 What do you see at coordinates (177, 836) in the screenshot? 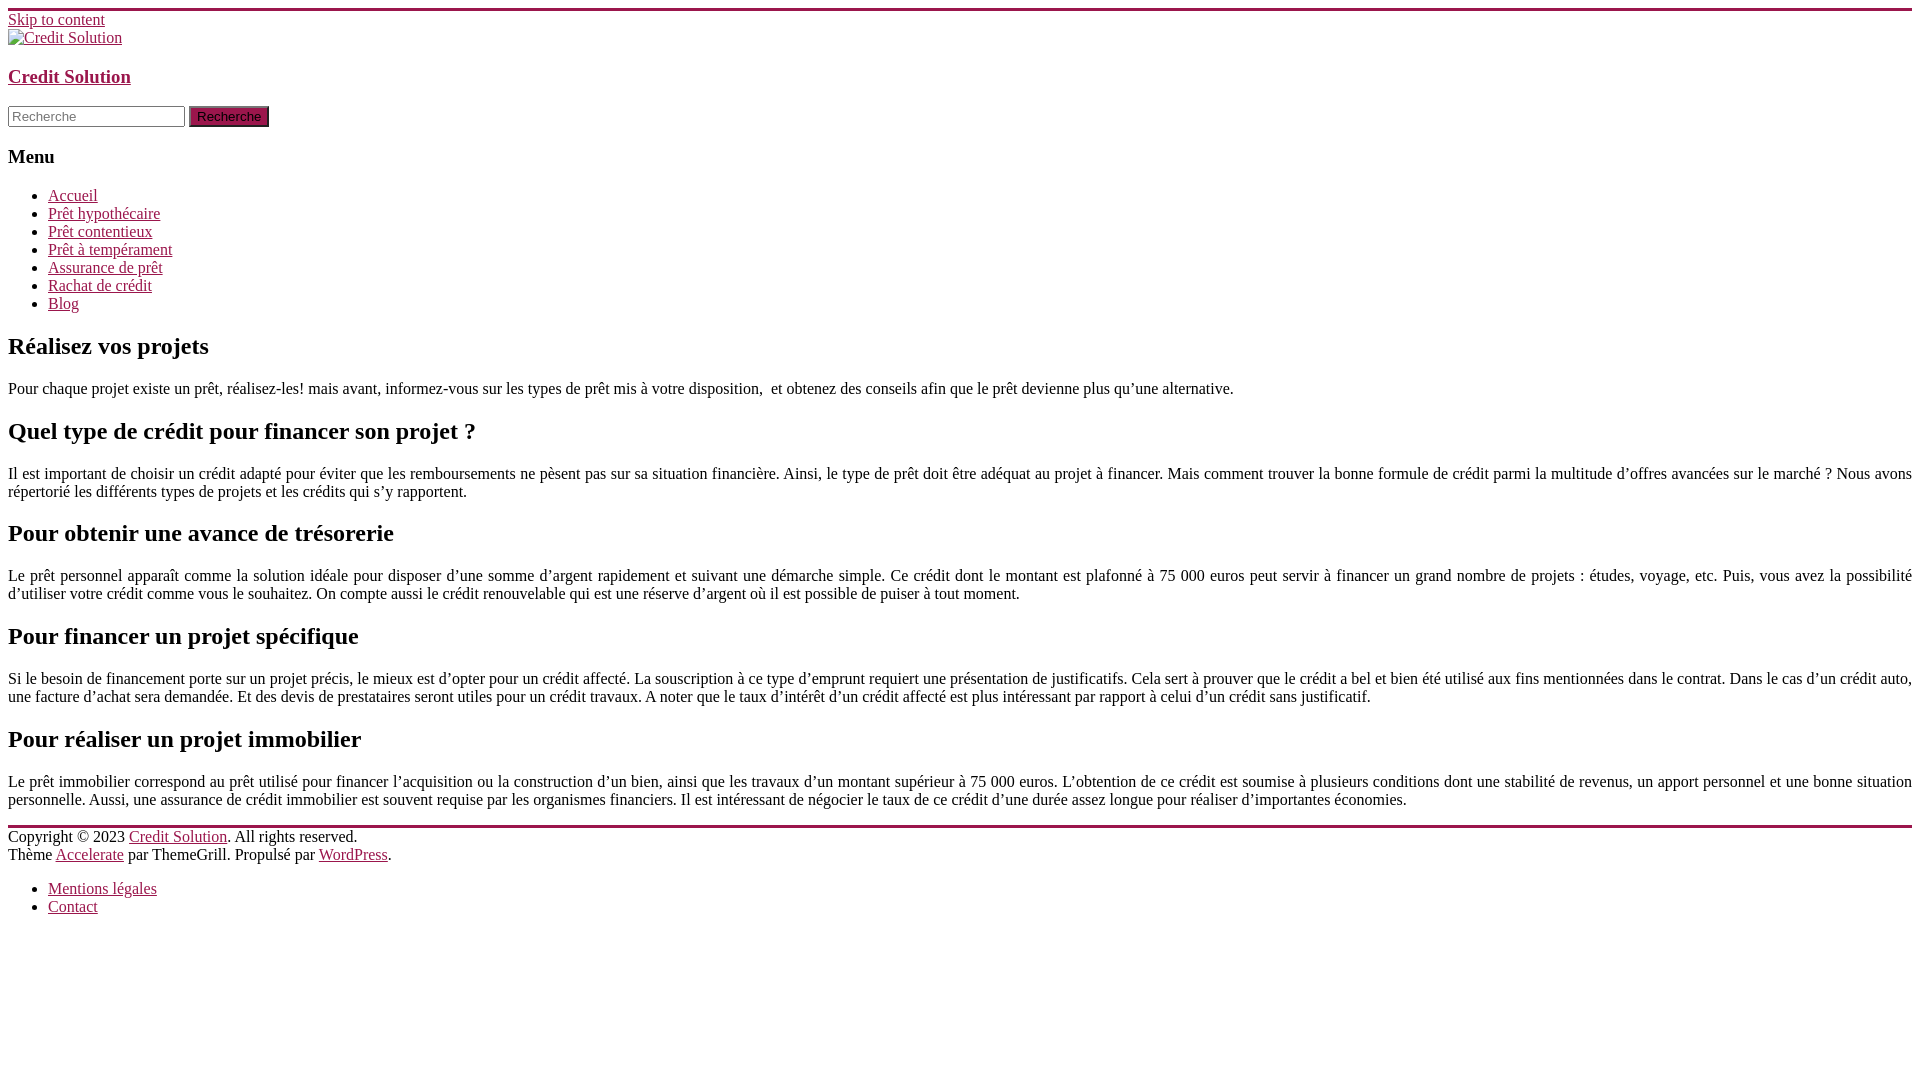
I see `'Credit Solution'` at bounding box center [177, 836].